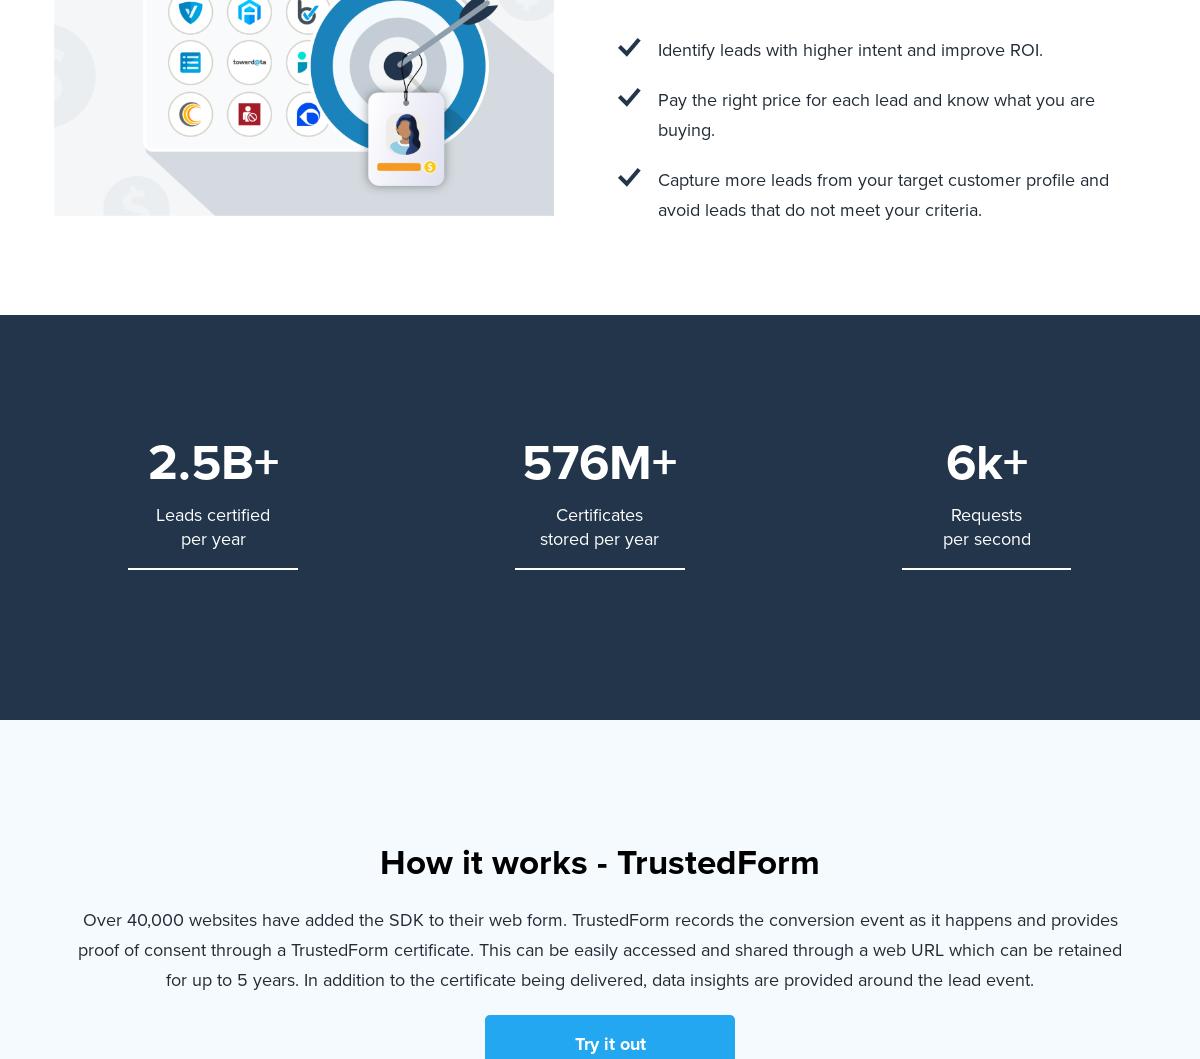 This screenshot has height=1059, width=1200. I want to click on 'per year', so click(211, 536).